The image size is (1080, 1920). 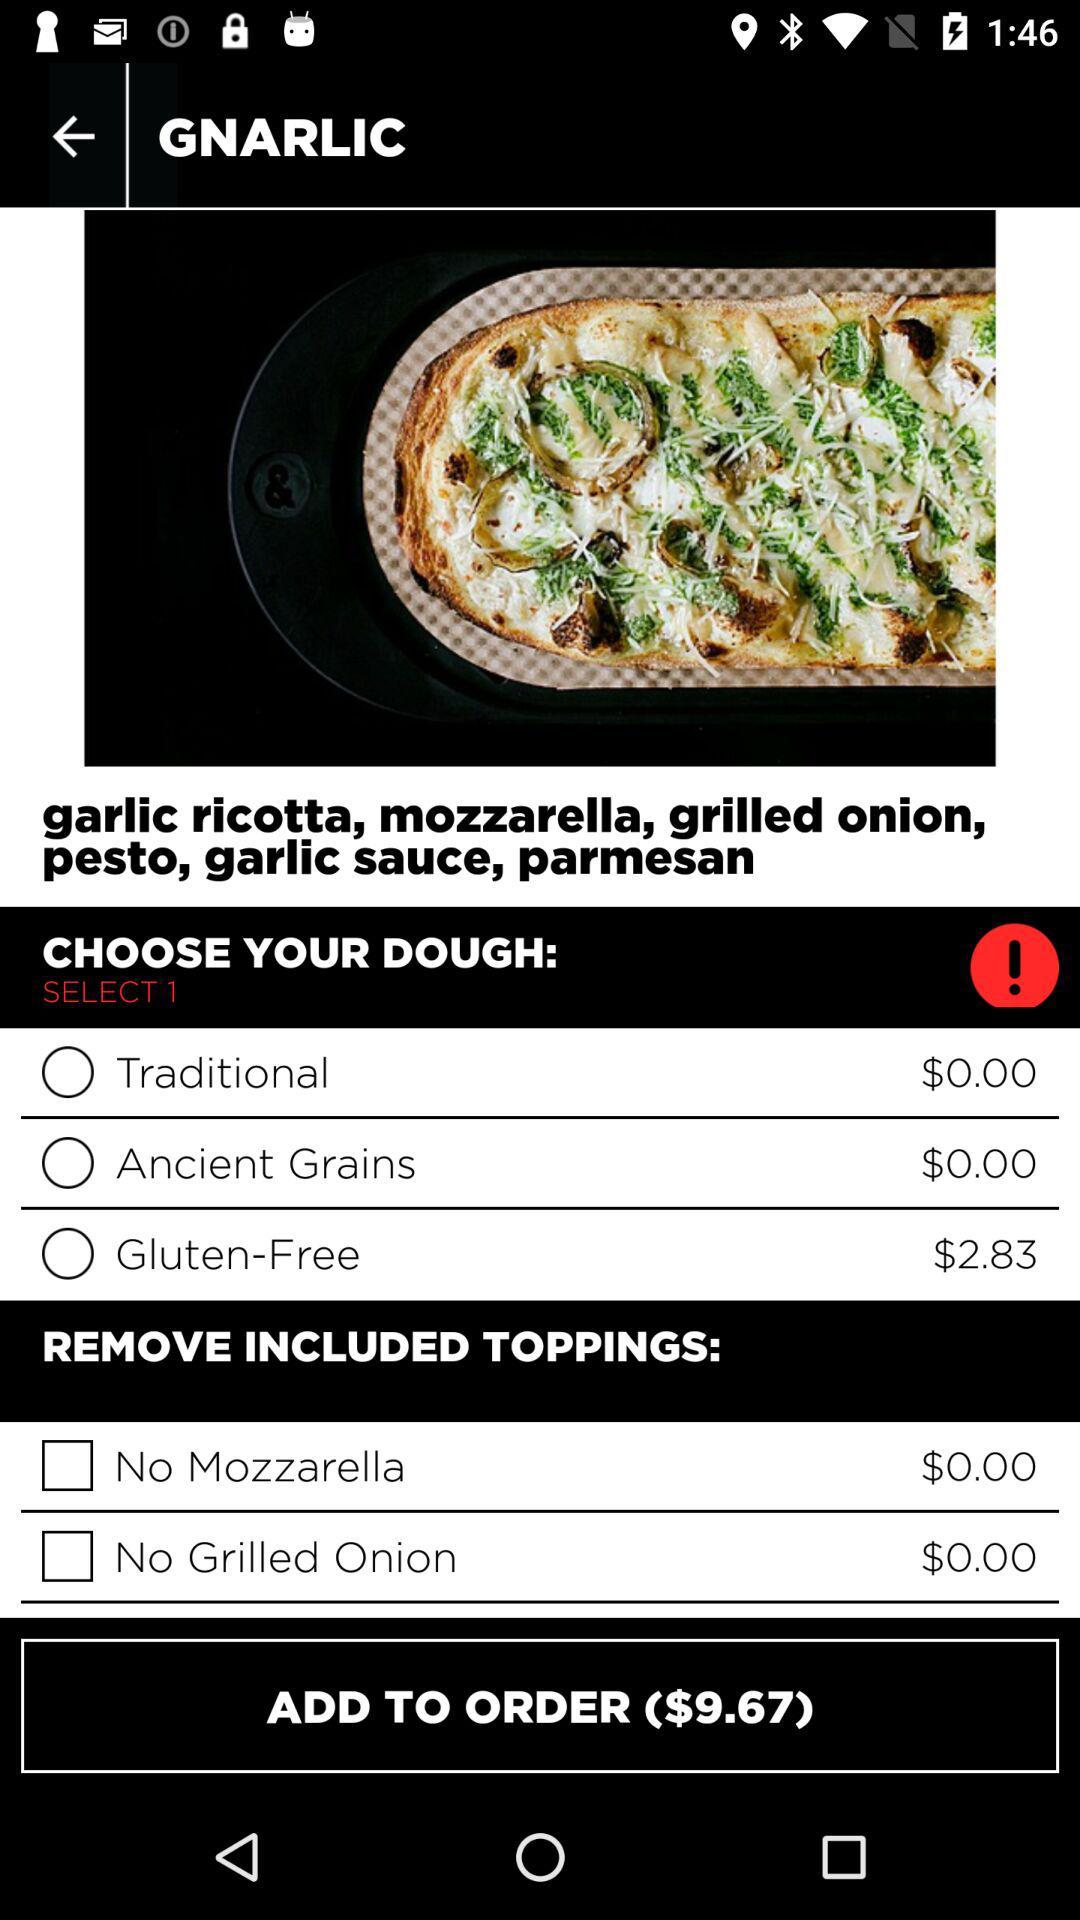 What do you see at coordinates (66, 1555) in the screenshot?
I see `no grilled onion` at bounding box center [66, 1555].